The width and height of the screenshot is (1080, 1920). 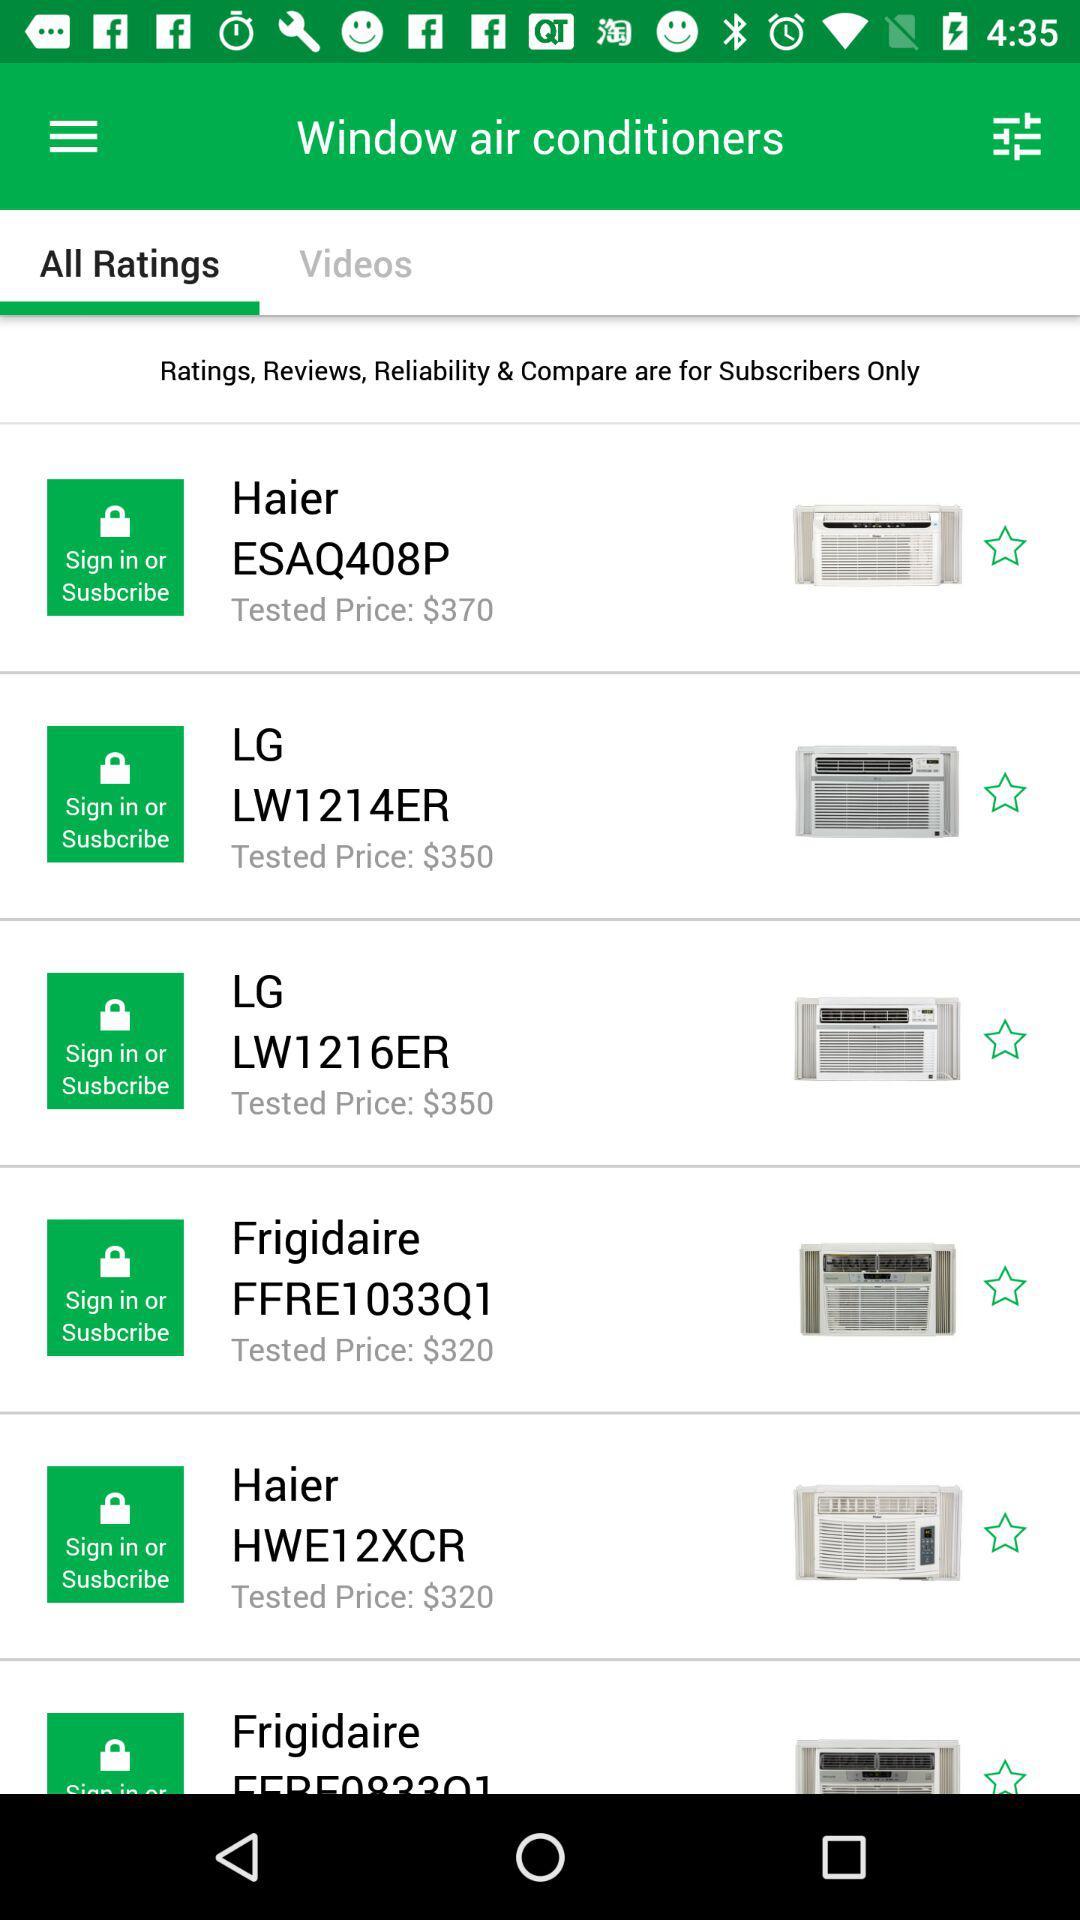 What do you see at coordinates (1027, 1533) in the screenshot?
I see `favorite` at bounding box center [1027, 1533].